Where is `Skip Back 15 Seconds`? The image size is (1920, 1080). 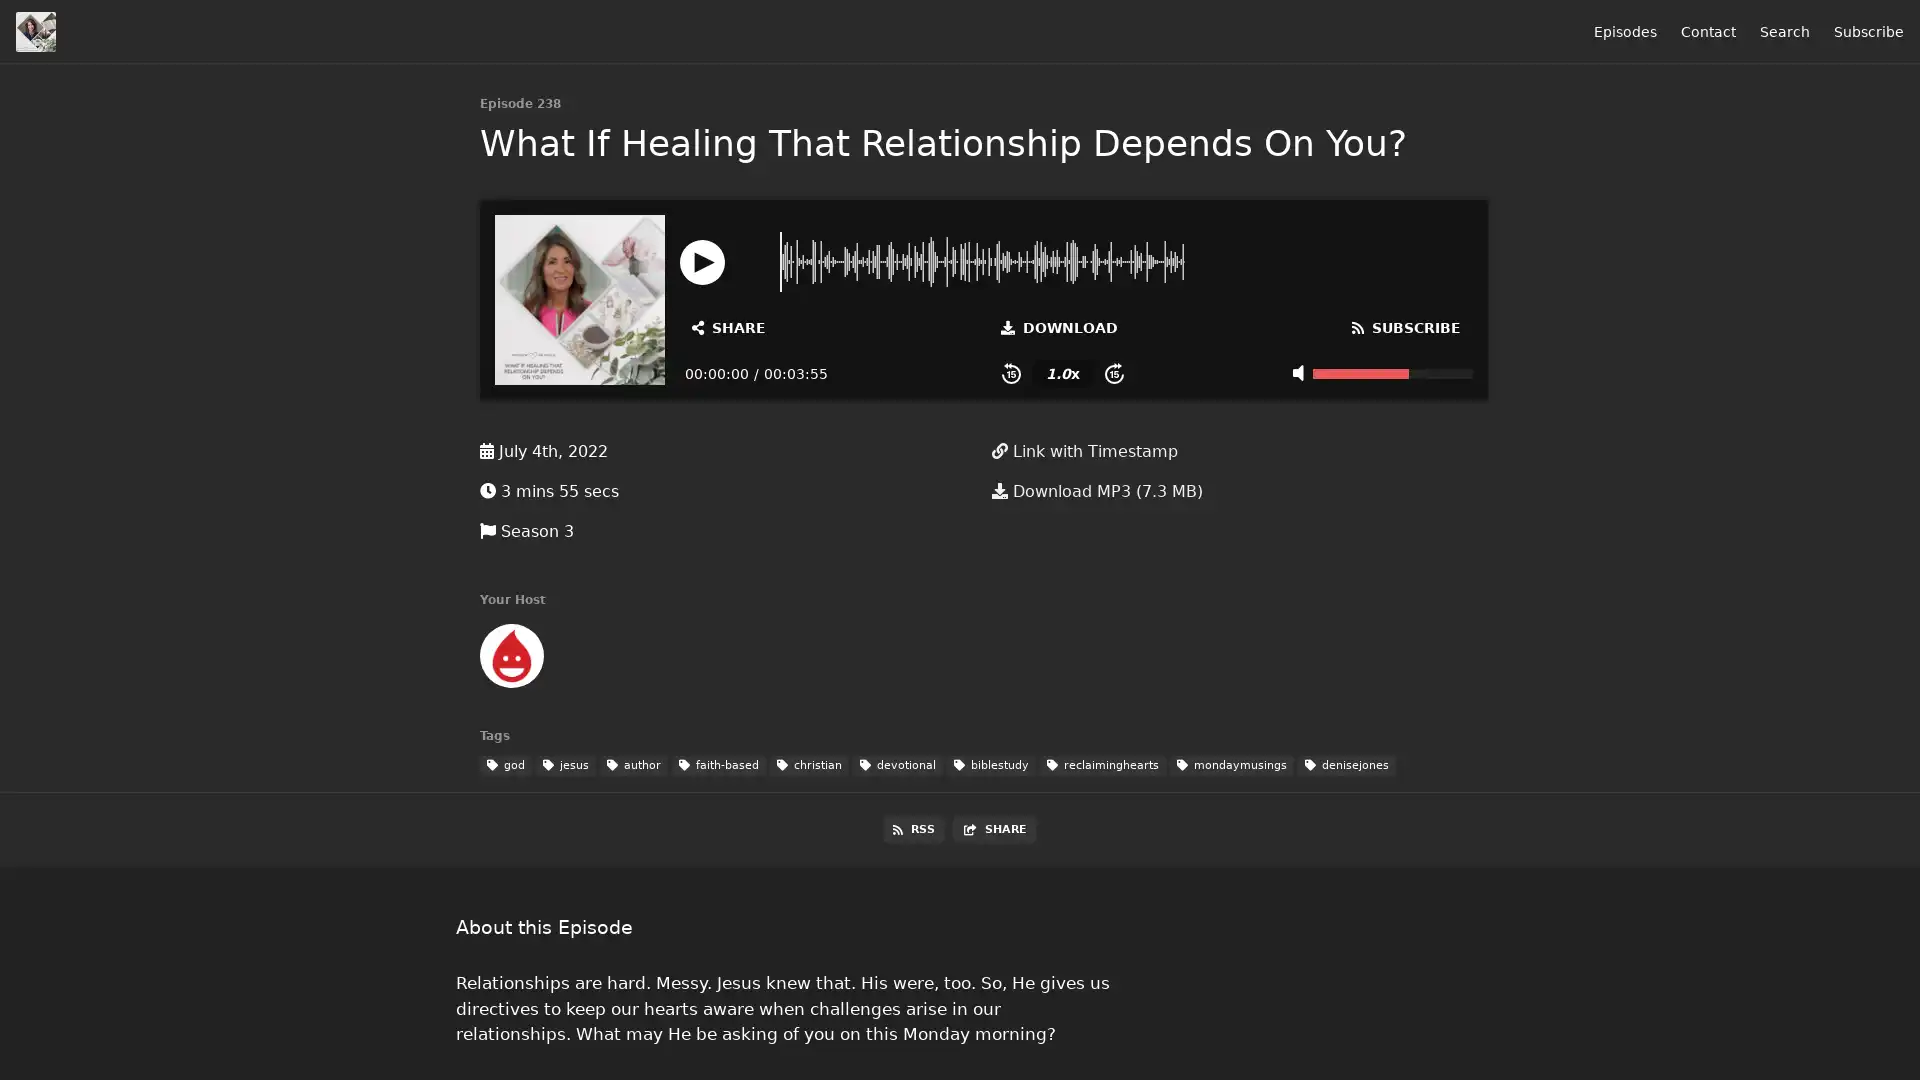
Skip Back 15 Seconds is located at coordinates (1011, 373).